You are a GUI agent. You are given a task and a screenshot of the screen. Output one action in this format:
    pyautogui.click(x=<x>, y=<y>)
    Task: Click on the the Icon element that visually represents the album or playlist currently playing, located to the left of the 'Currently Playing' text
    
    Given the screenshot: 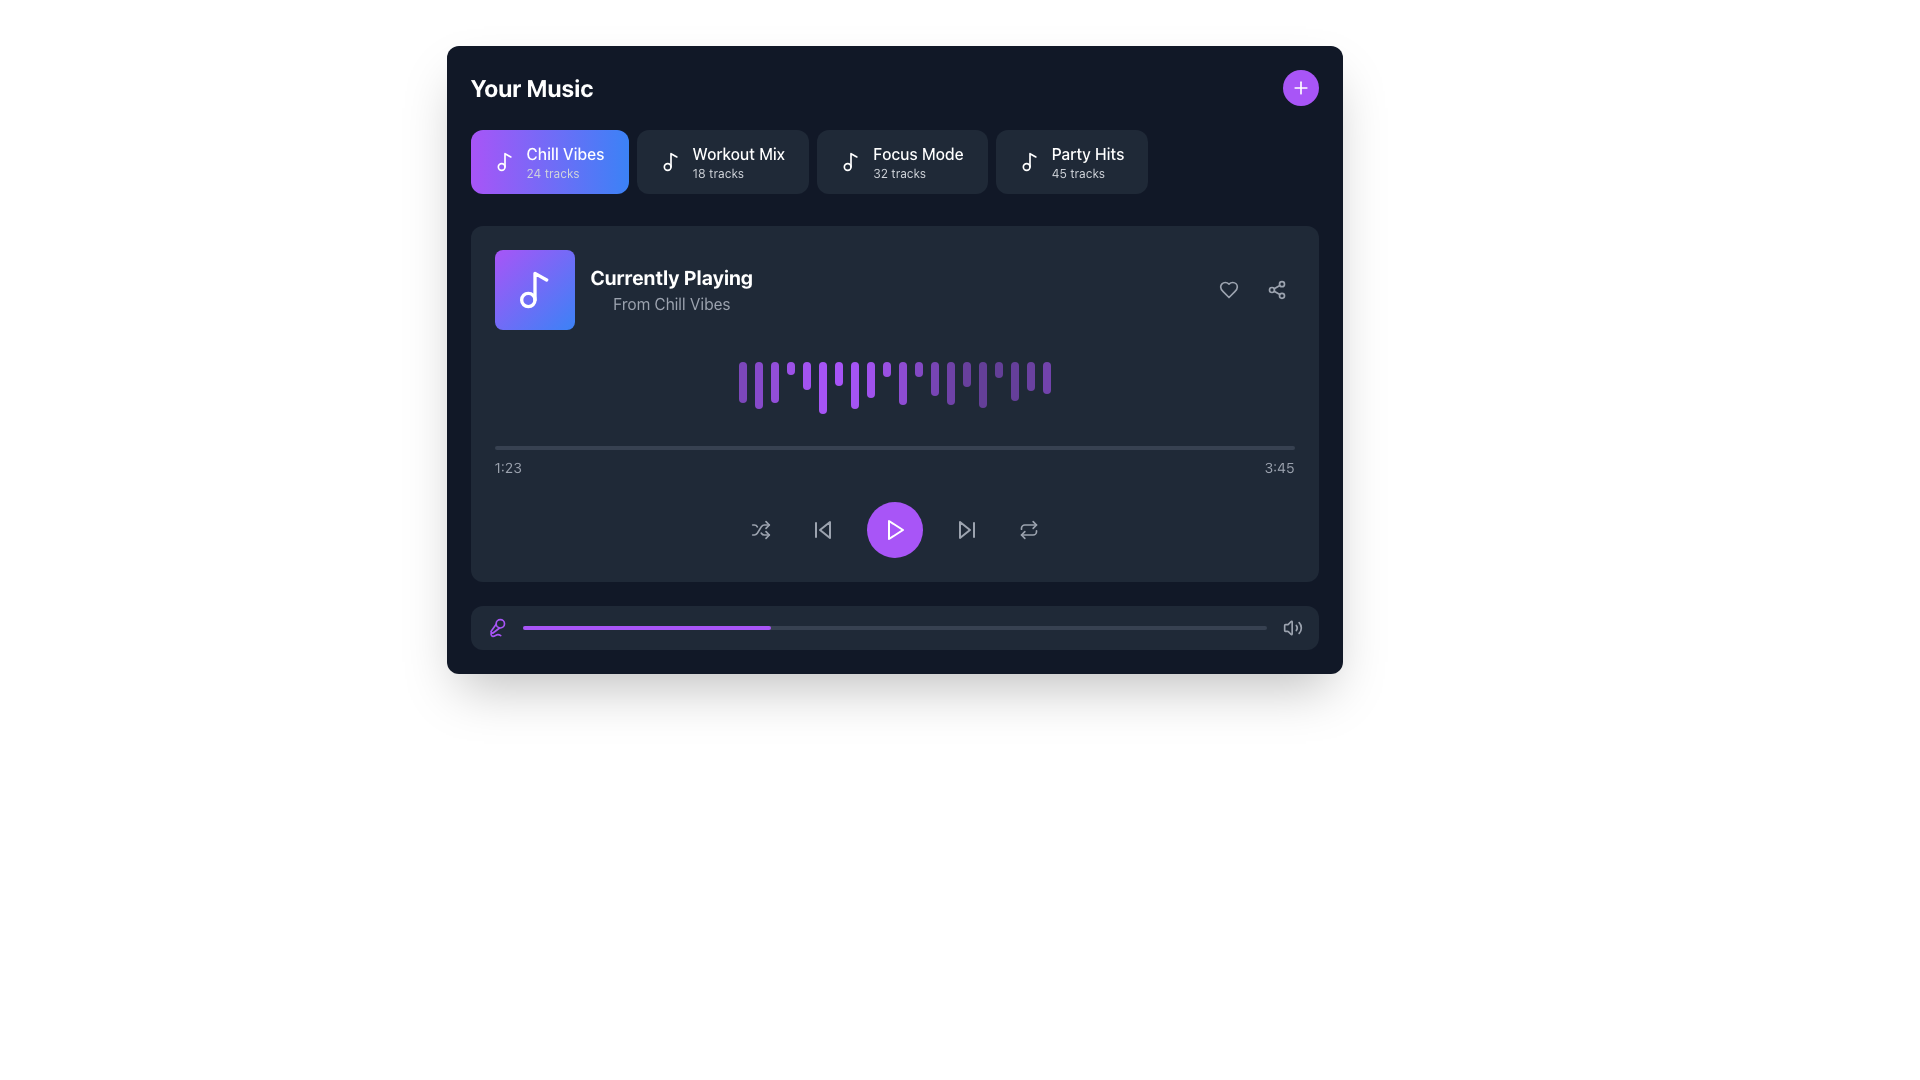 What is the action you would take?
    pyautogui.click(x=534, y=289)
    